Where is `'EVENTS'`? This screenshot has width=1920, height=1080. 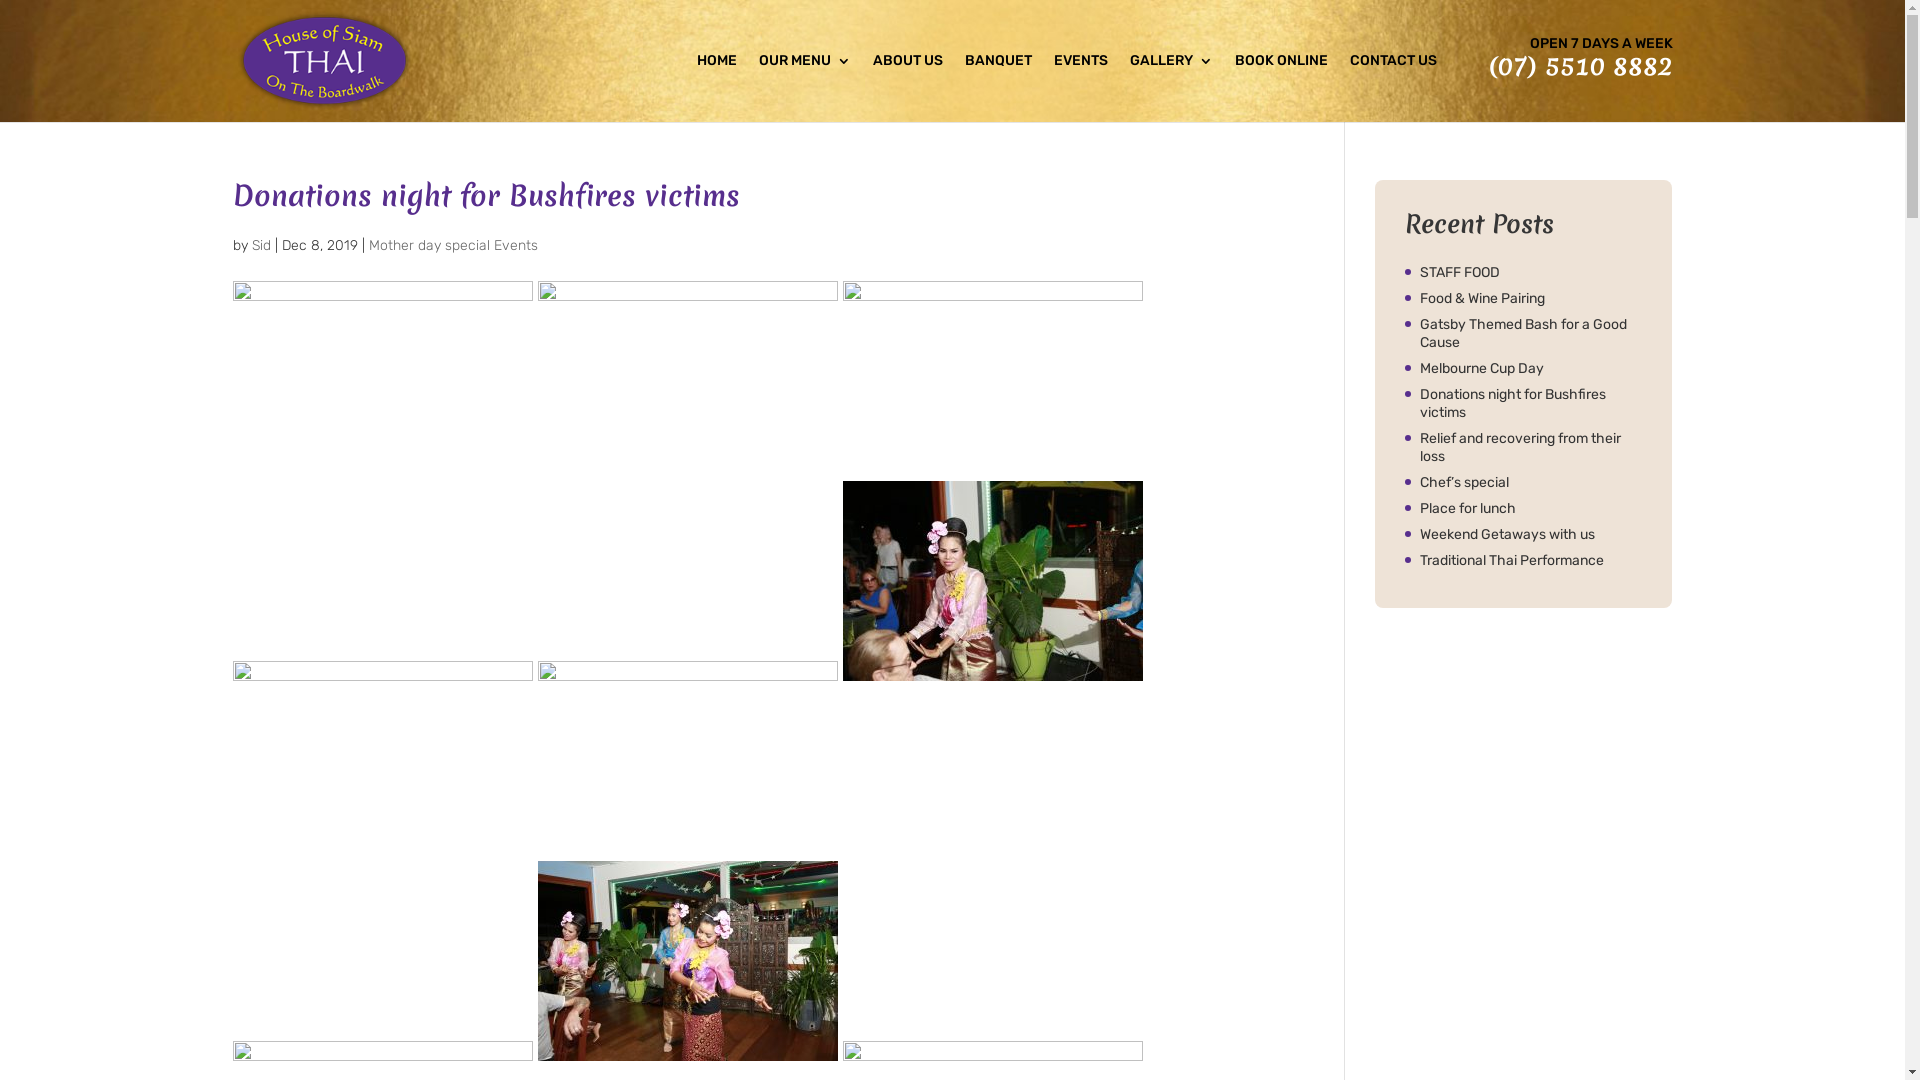
'EVENTS' is located at coordinates (1079, 87).